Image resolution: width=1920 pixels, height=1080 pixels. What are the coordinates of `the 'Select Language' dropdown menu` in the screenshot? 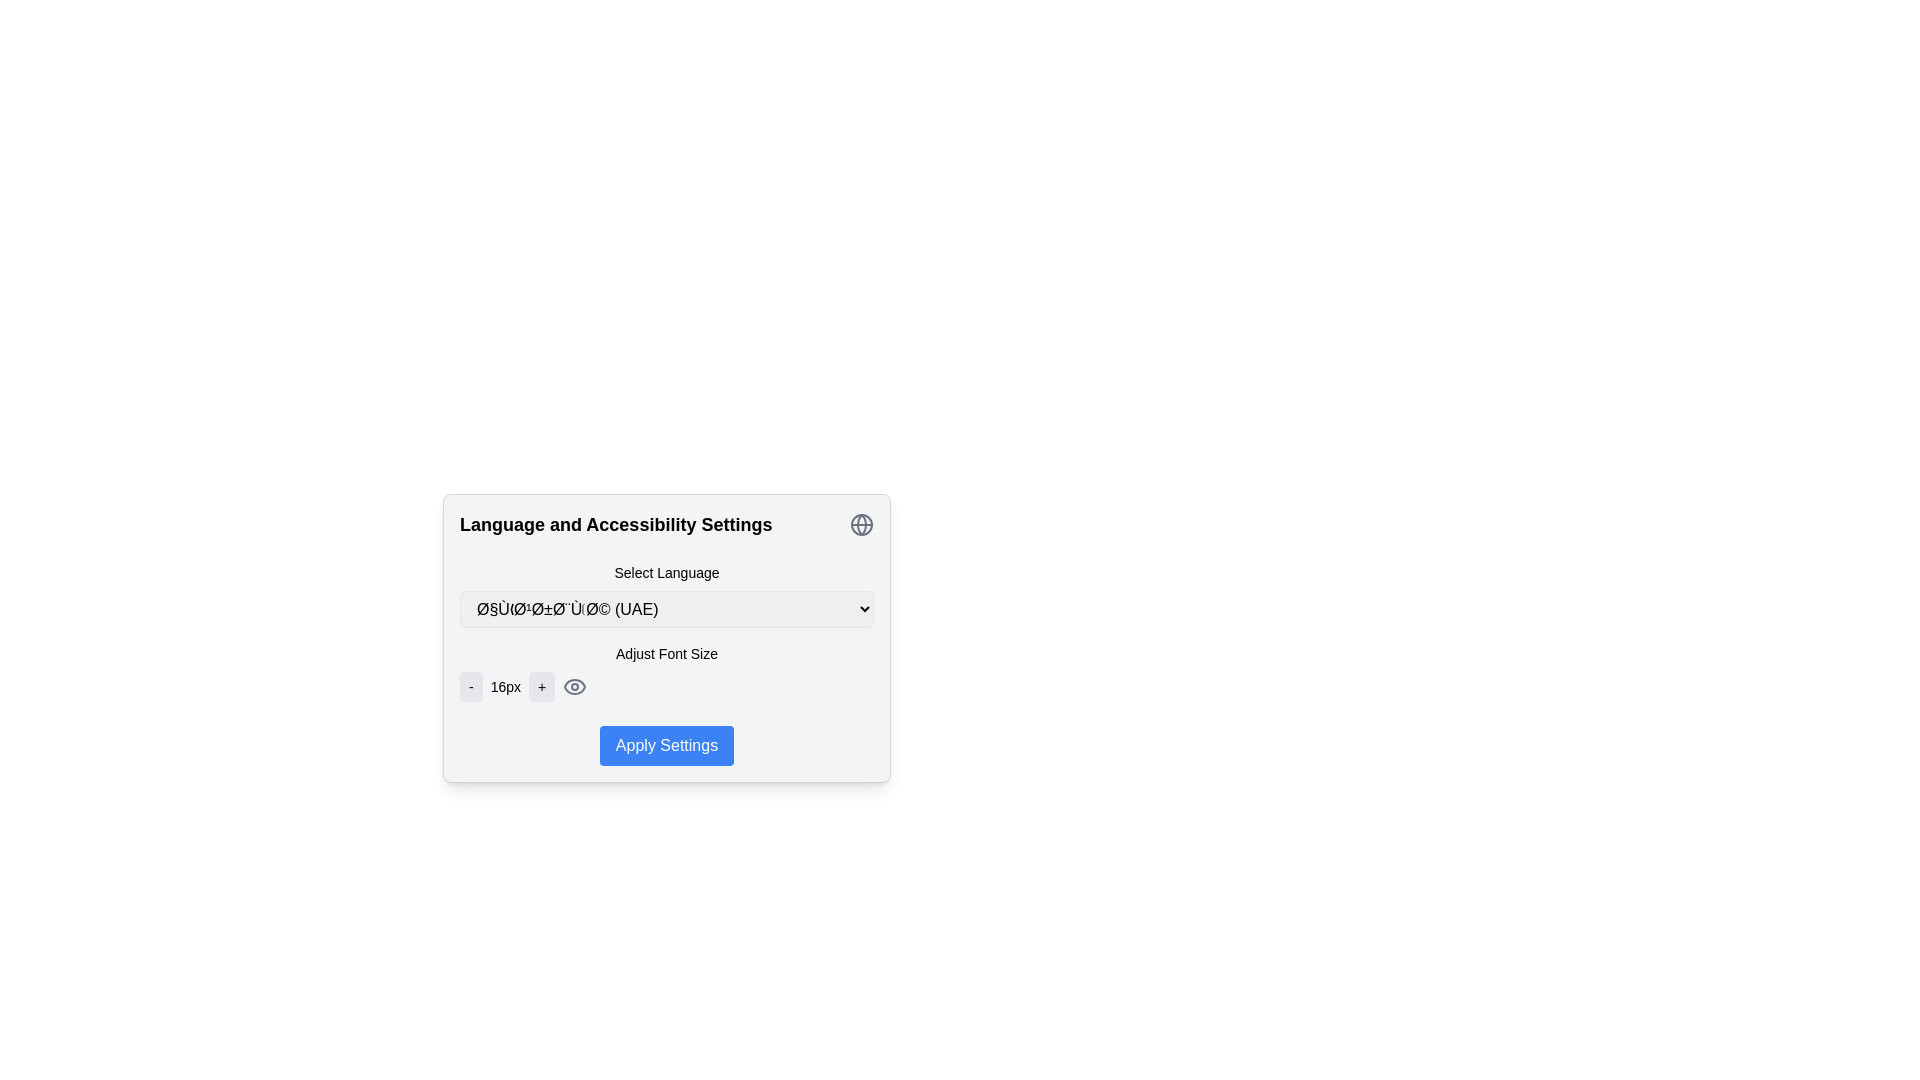 It's located at (667, 594).